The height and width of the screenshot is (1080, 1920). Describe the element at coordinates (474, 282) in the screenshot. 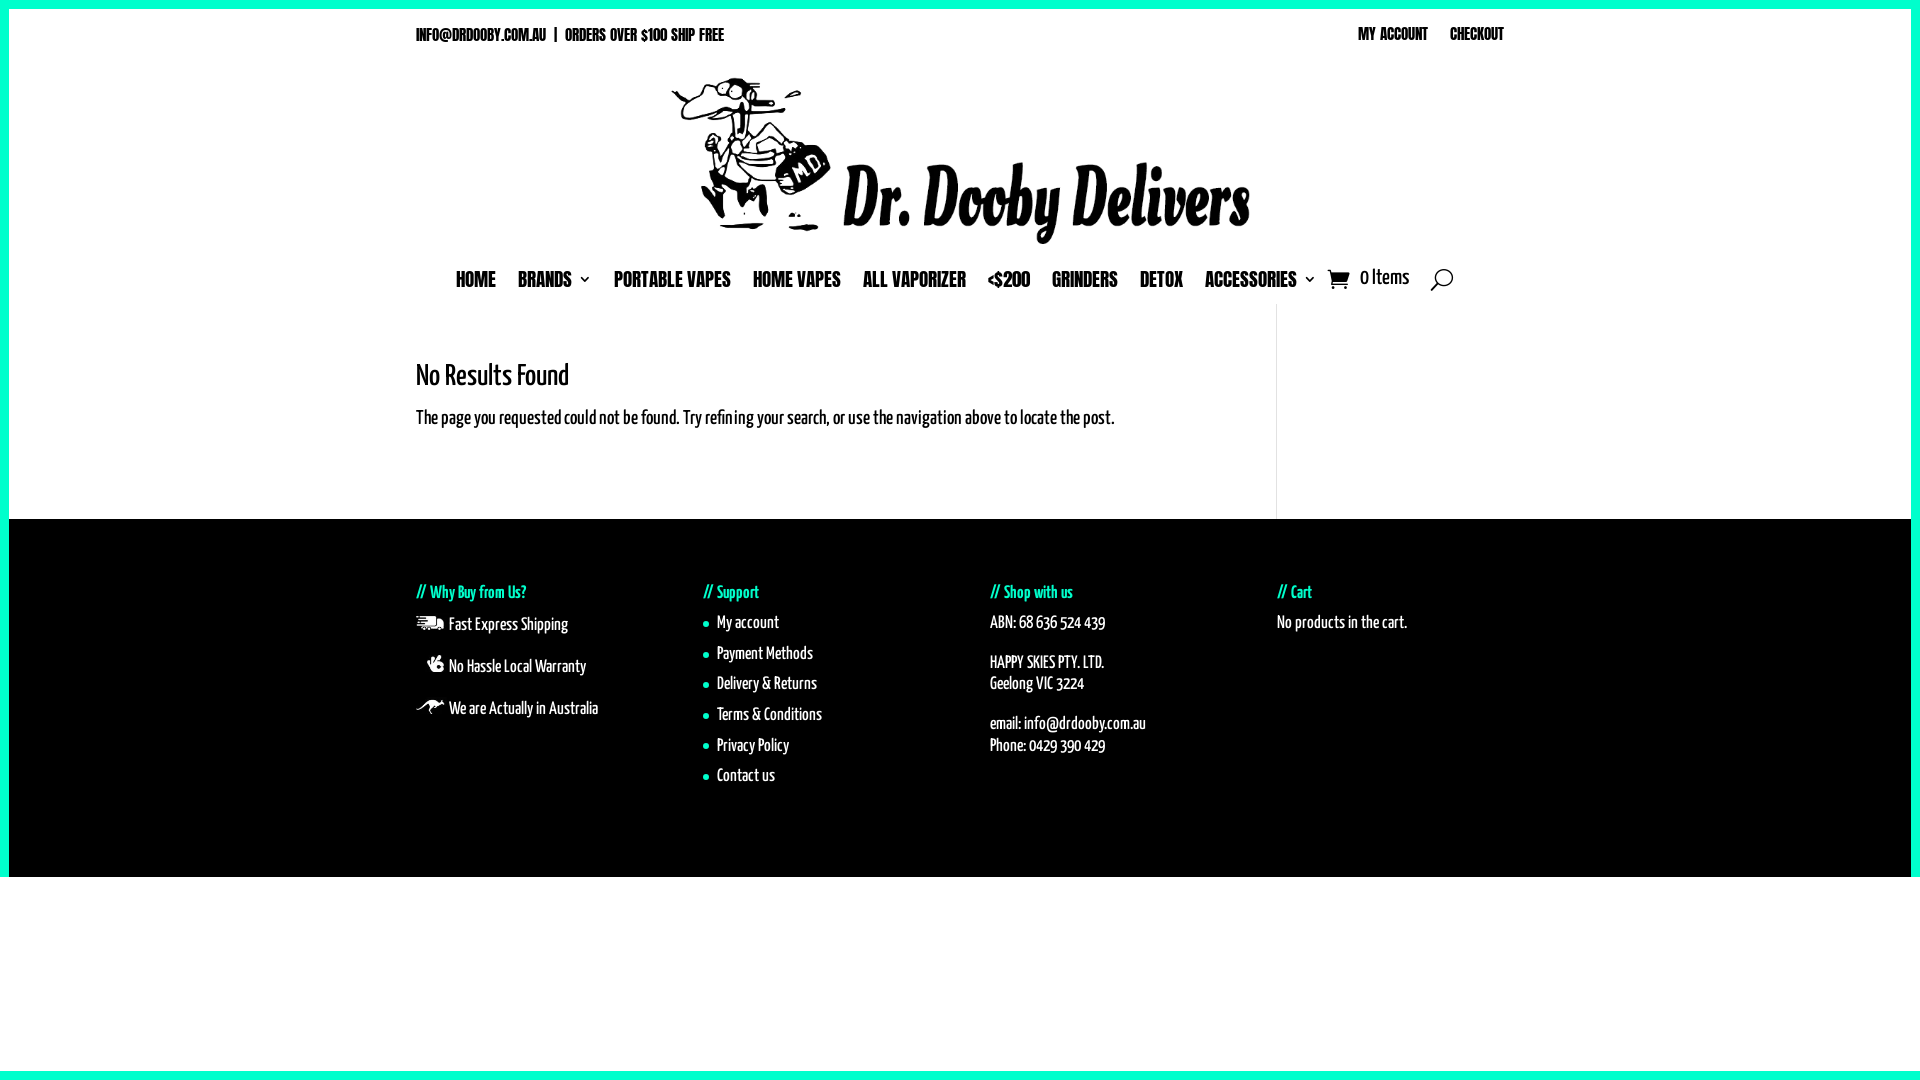

I see `'HOME'` at that location.